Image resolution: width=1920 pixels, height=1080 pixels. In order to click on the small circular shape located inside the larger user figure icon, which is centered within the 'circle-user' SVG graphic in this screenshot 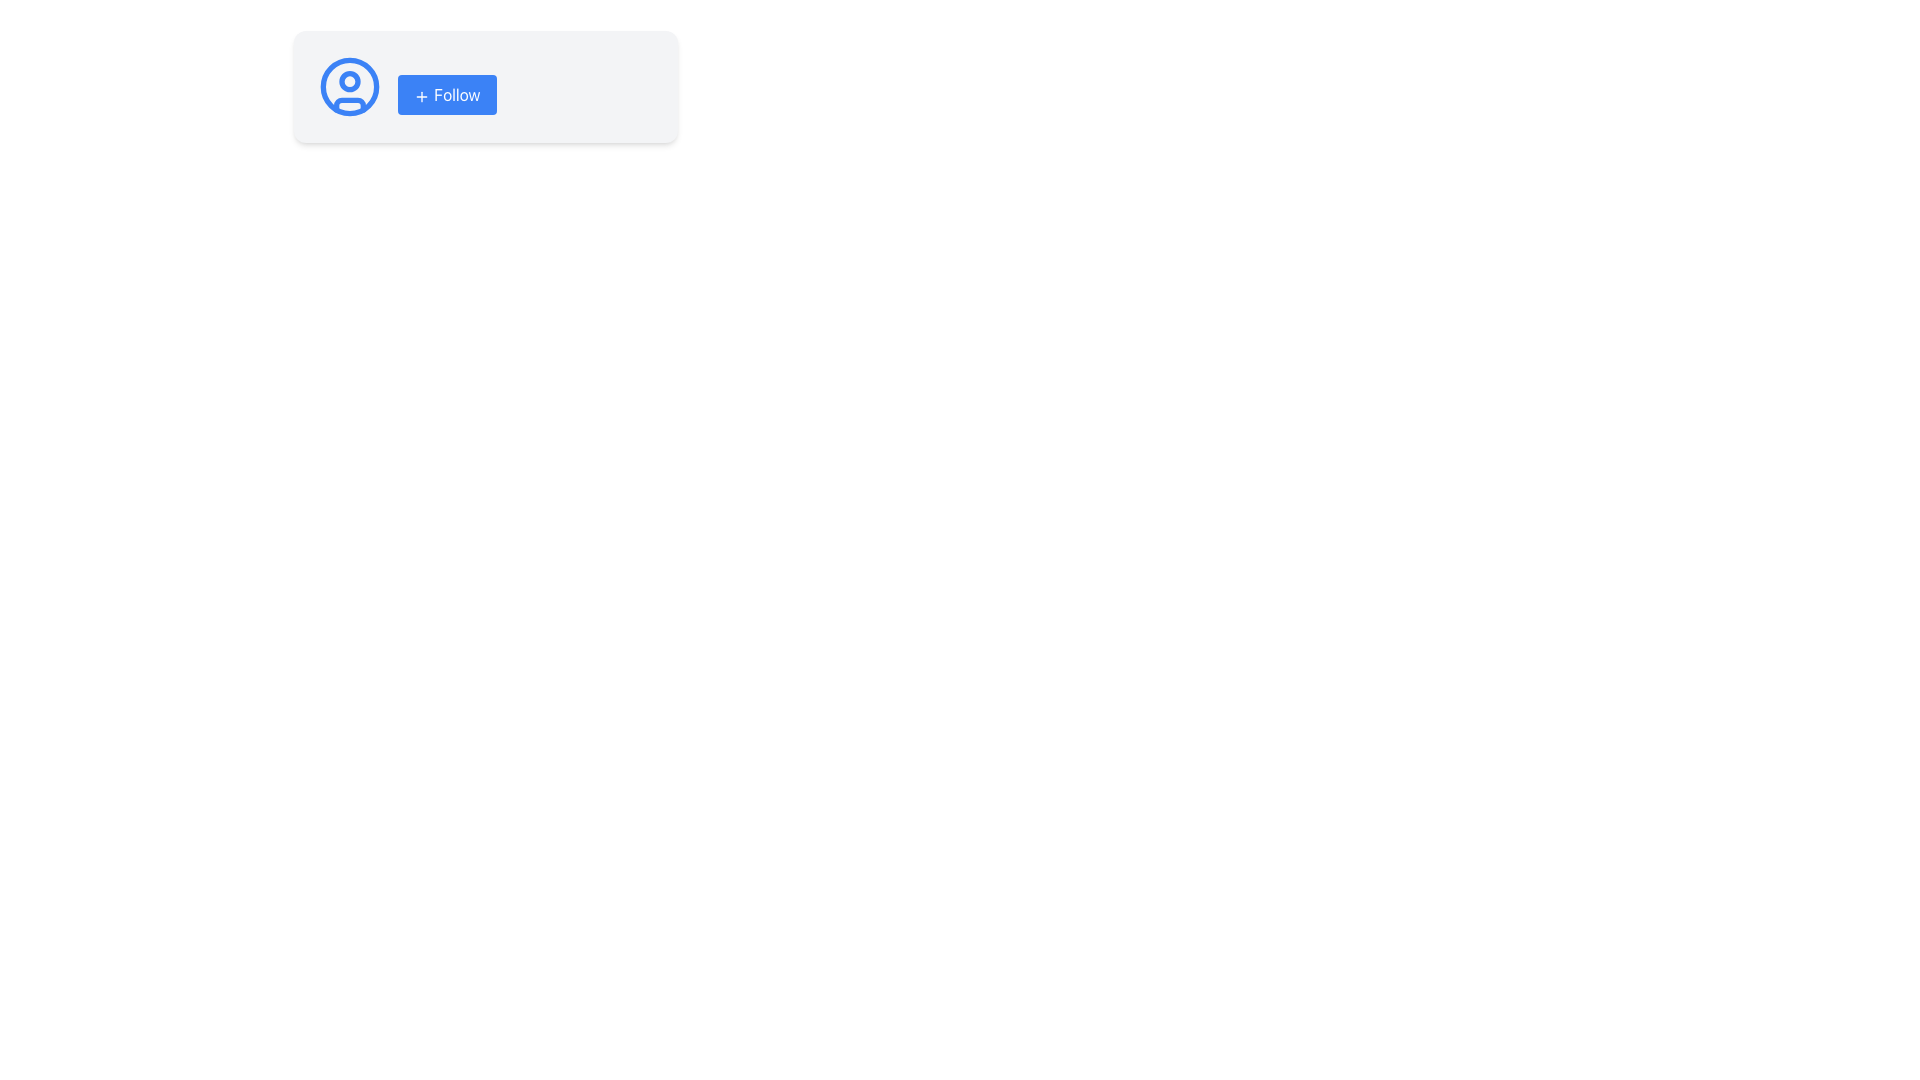, I will do `click(350, 80)`.